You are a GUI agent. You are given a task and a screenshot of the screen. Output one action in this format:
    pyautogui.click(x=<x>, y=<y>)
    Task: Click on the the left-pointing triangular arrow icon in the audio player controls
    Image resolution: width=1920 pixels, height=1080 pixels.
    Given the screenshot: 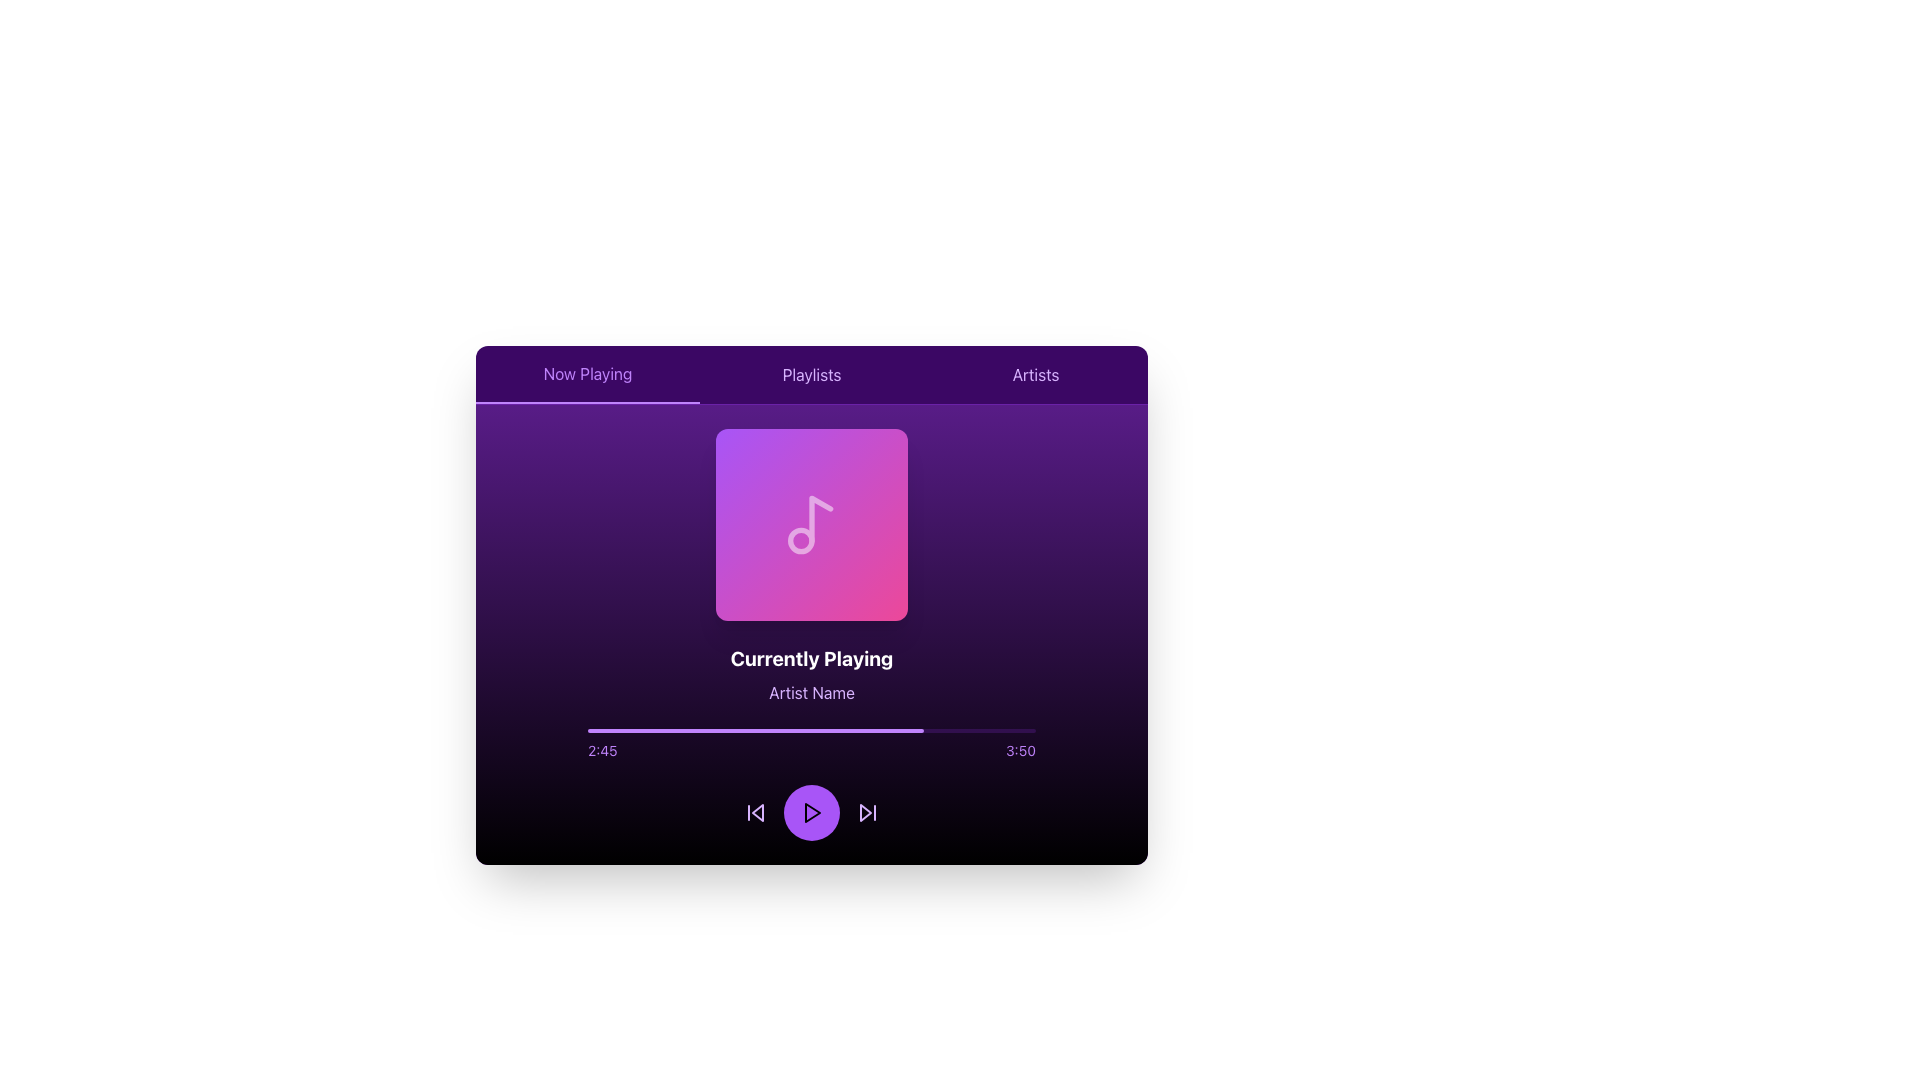 What is the action you would take?
    pyautogui.click(x=757, y=813)
    